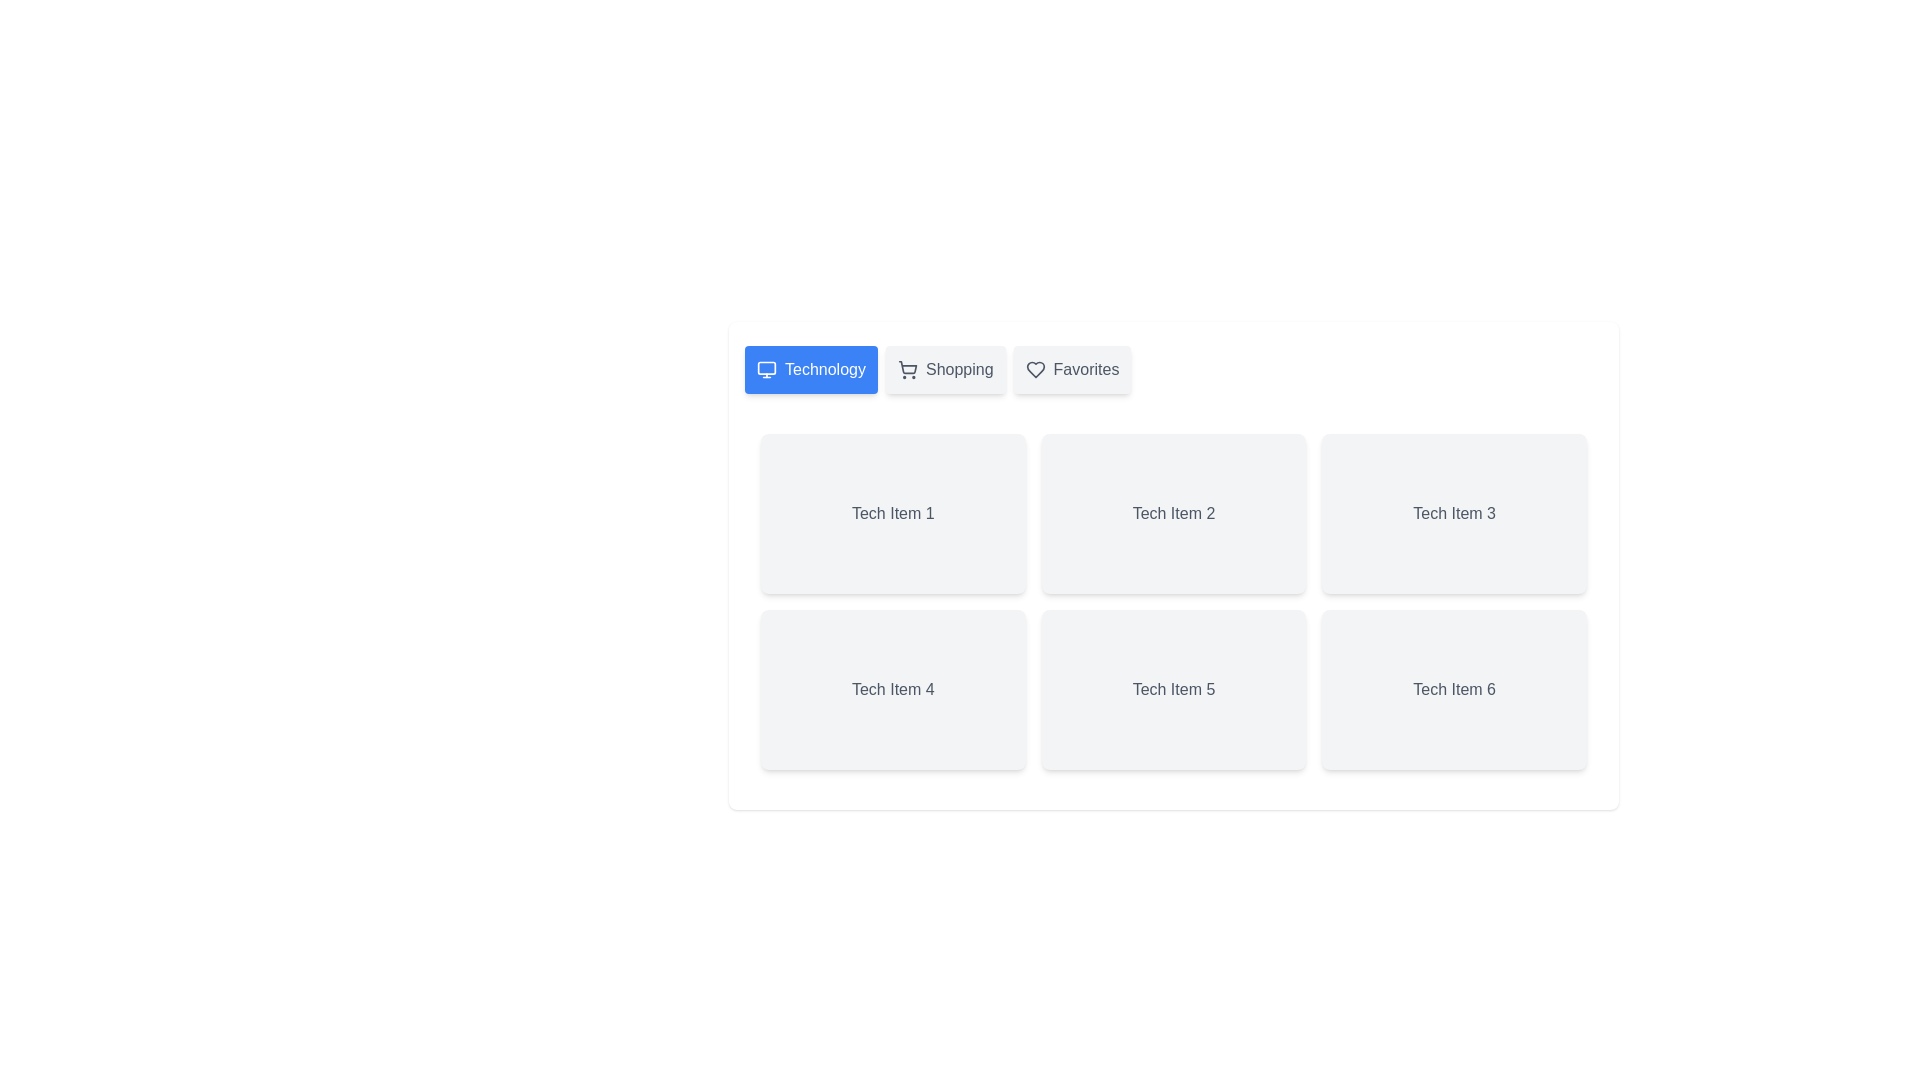  What do you see at coordinates (1174, 512) in the screenshot?
I see `the item labeled Tech Item 2 within the active tab` at bounding box center [1174, 512].